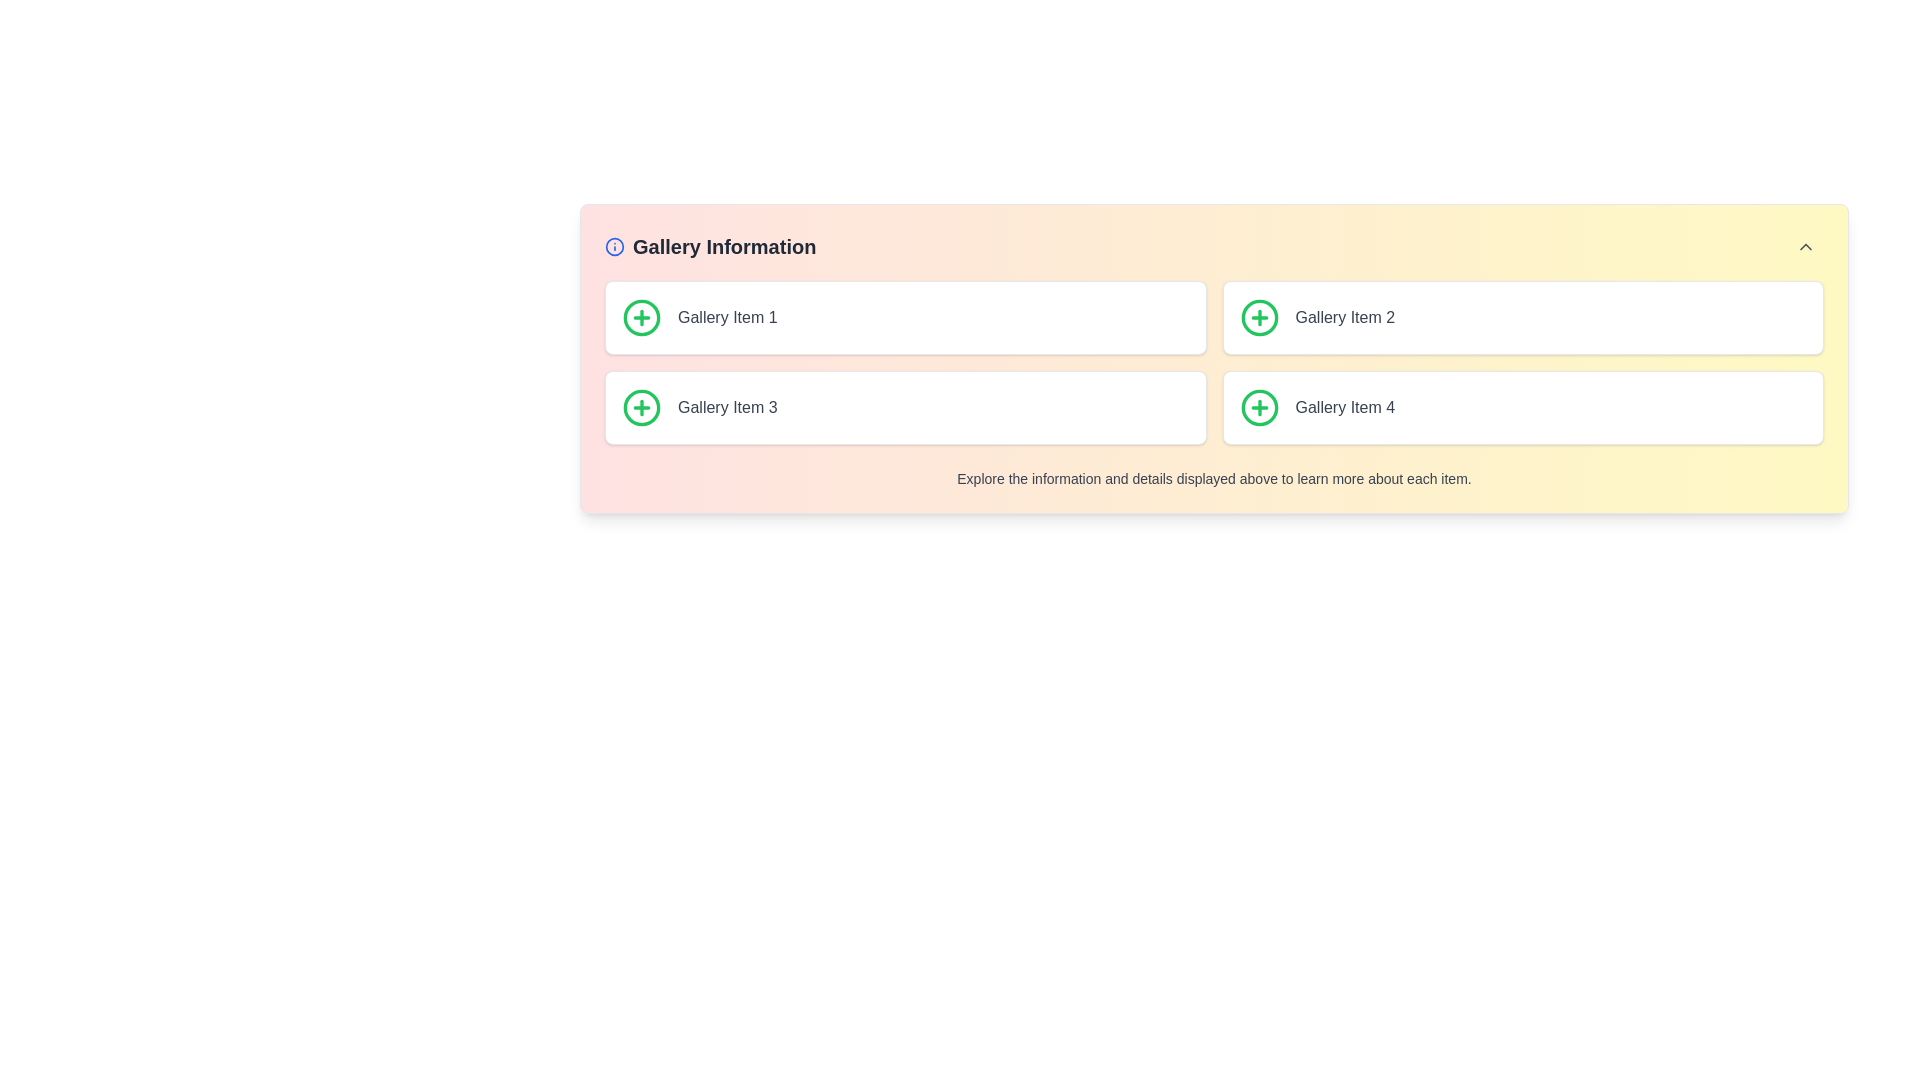 This screenshot has height=1080, width=1920. What do you see at coordinates (1345, 316) in the screenshot?
I see `the Text label displaying the name or identifier of the associated gallery item, located in the top-right section of a four-item grid layout, in the second position of the upper row` at bounding box center [1345, 316].